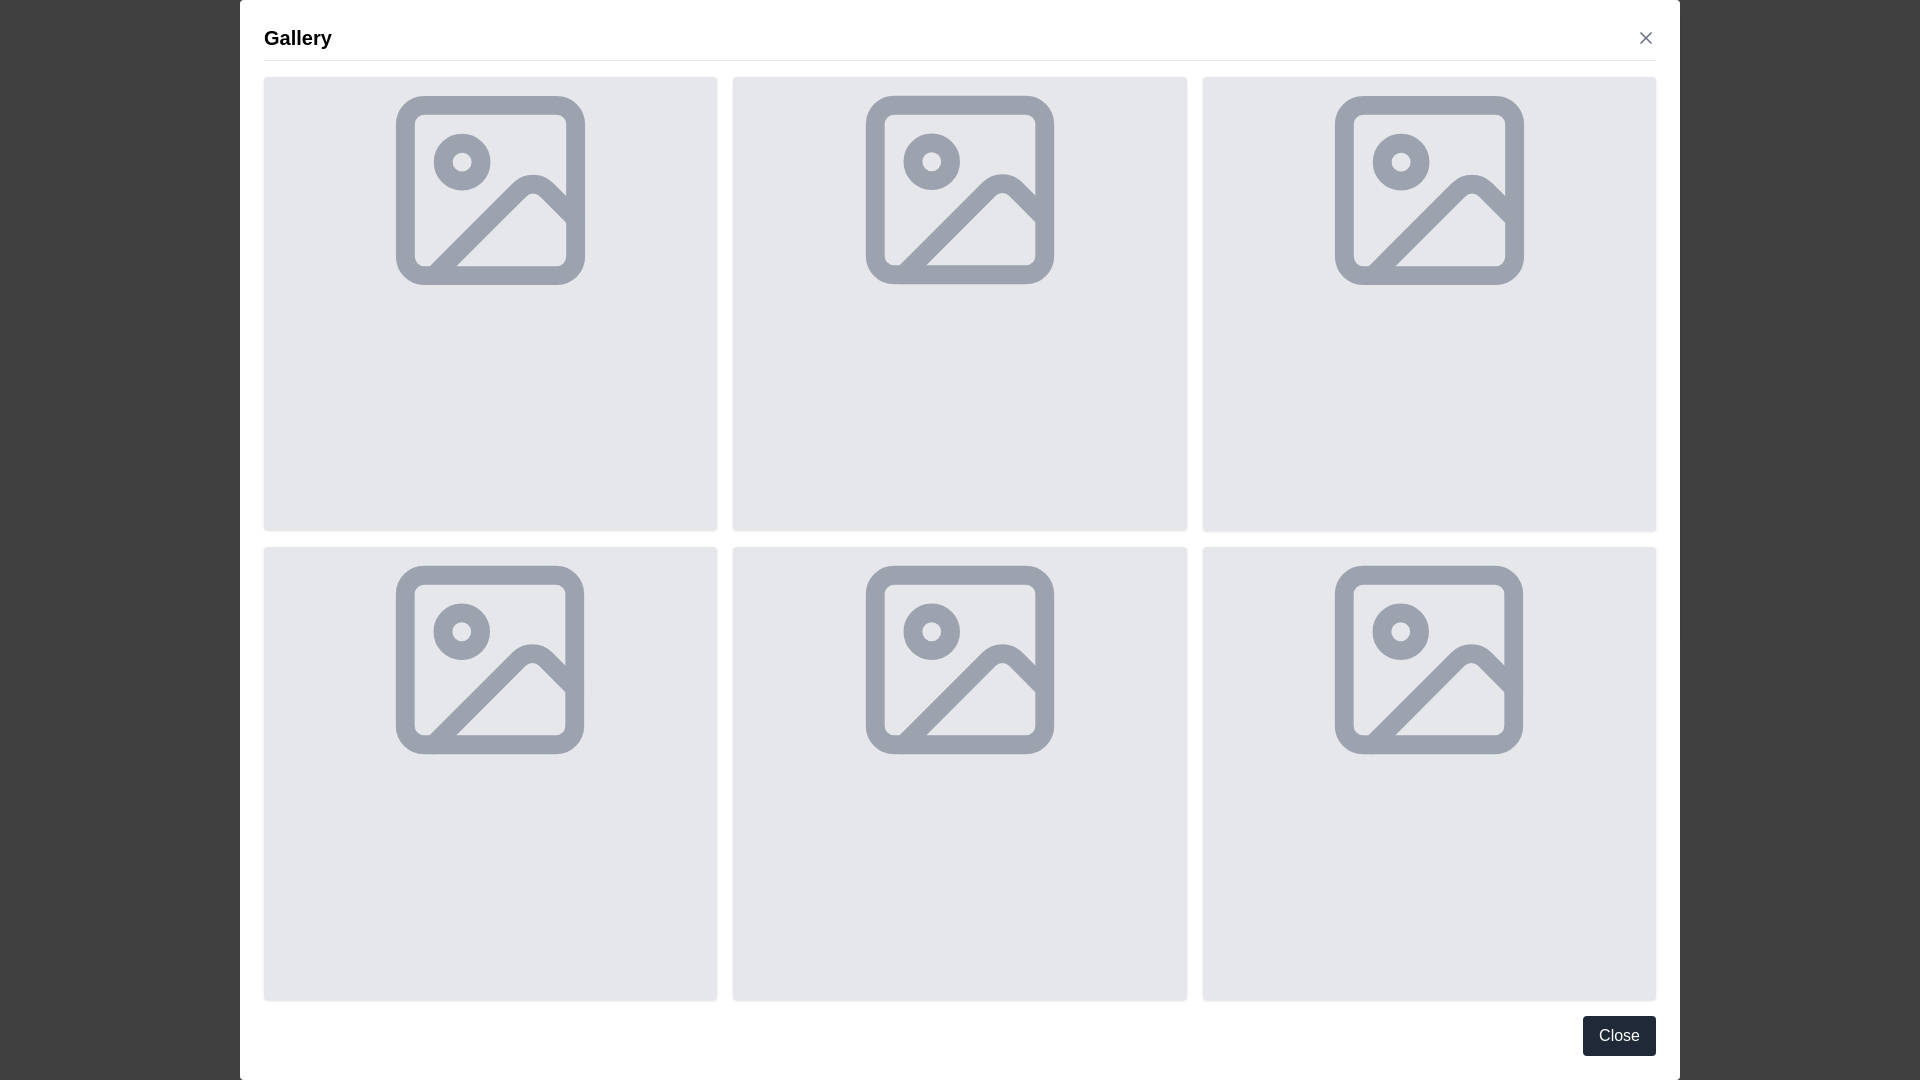 This screenshot has height=1080, width=1920. Describe the element at coordinates (930, 161) in the screenshot. I see `the small decorative circle located in the upper-left corner of the image placeholder icon, which is part of a grid layout in the top row, second column` at that location.